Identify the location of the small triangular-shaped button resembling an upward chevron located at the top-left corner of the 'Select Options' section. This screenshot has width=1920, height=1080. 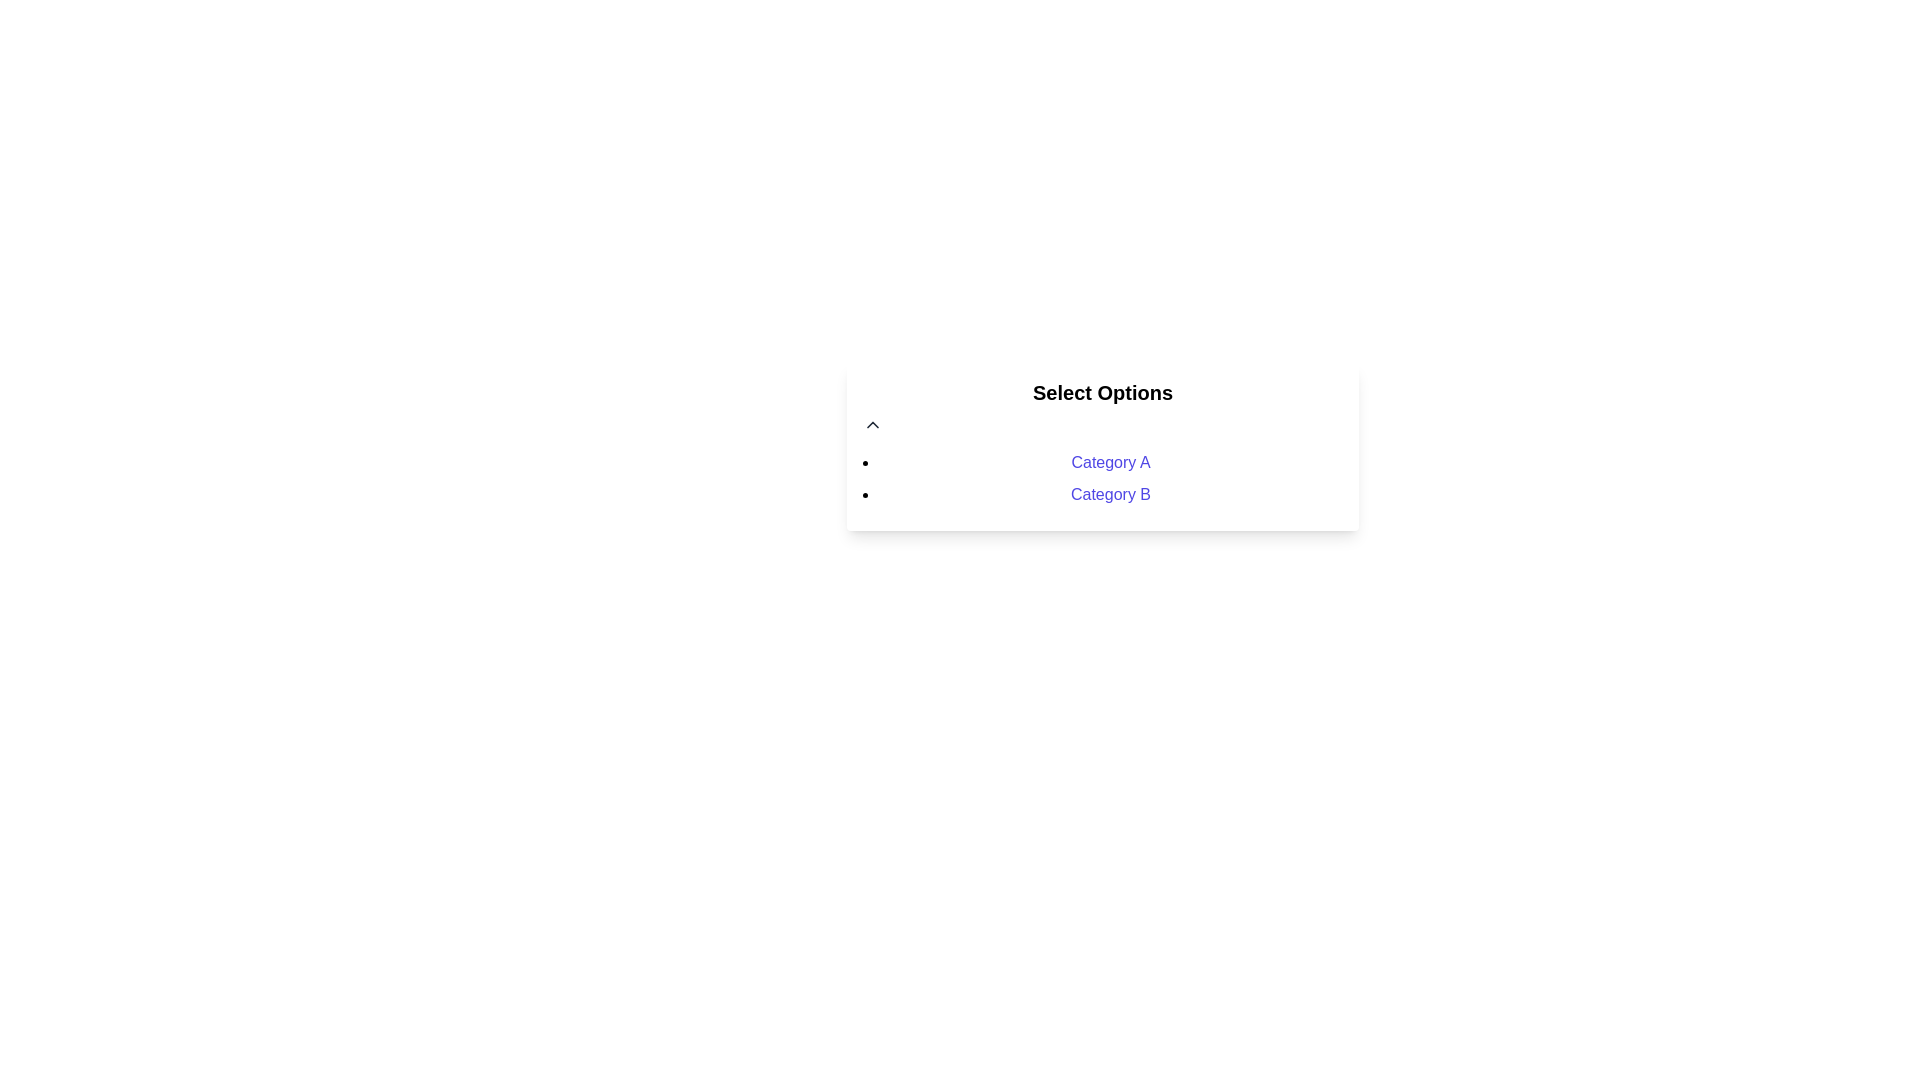
(873, 423).